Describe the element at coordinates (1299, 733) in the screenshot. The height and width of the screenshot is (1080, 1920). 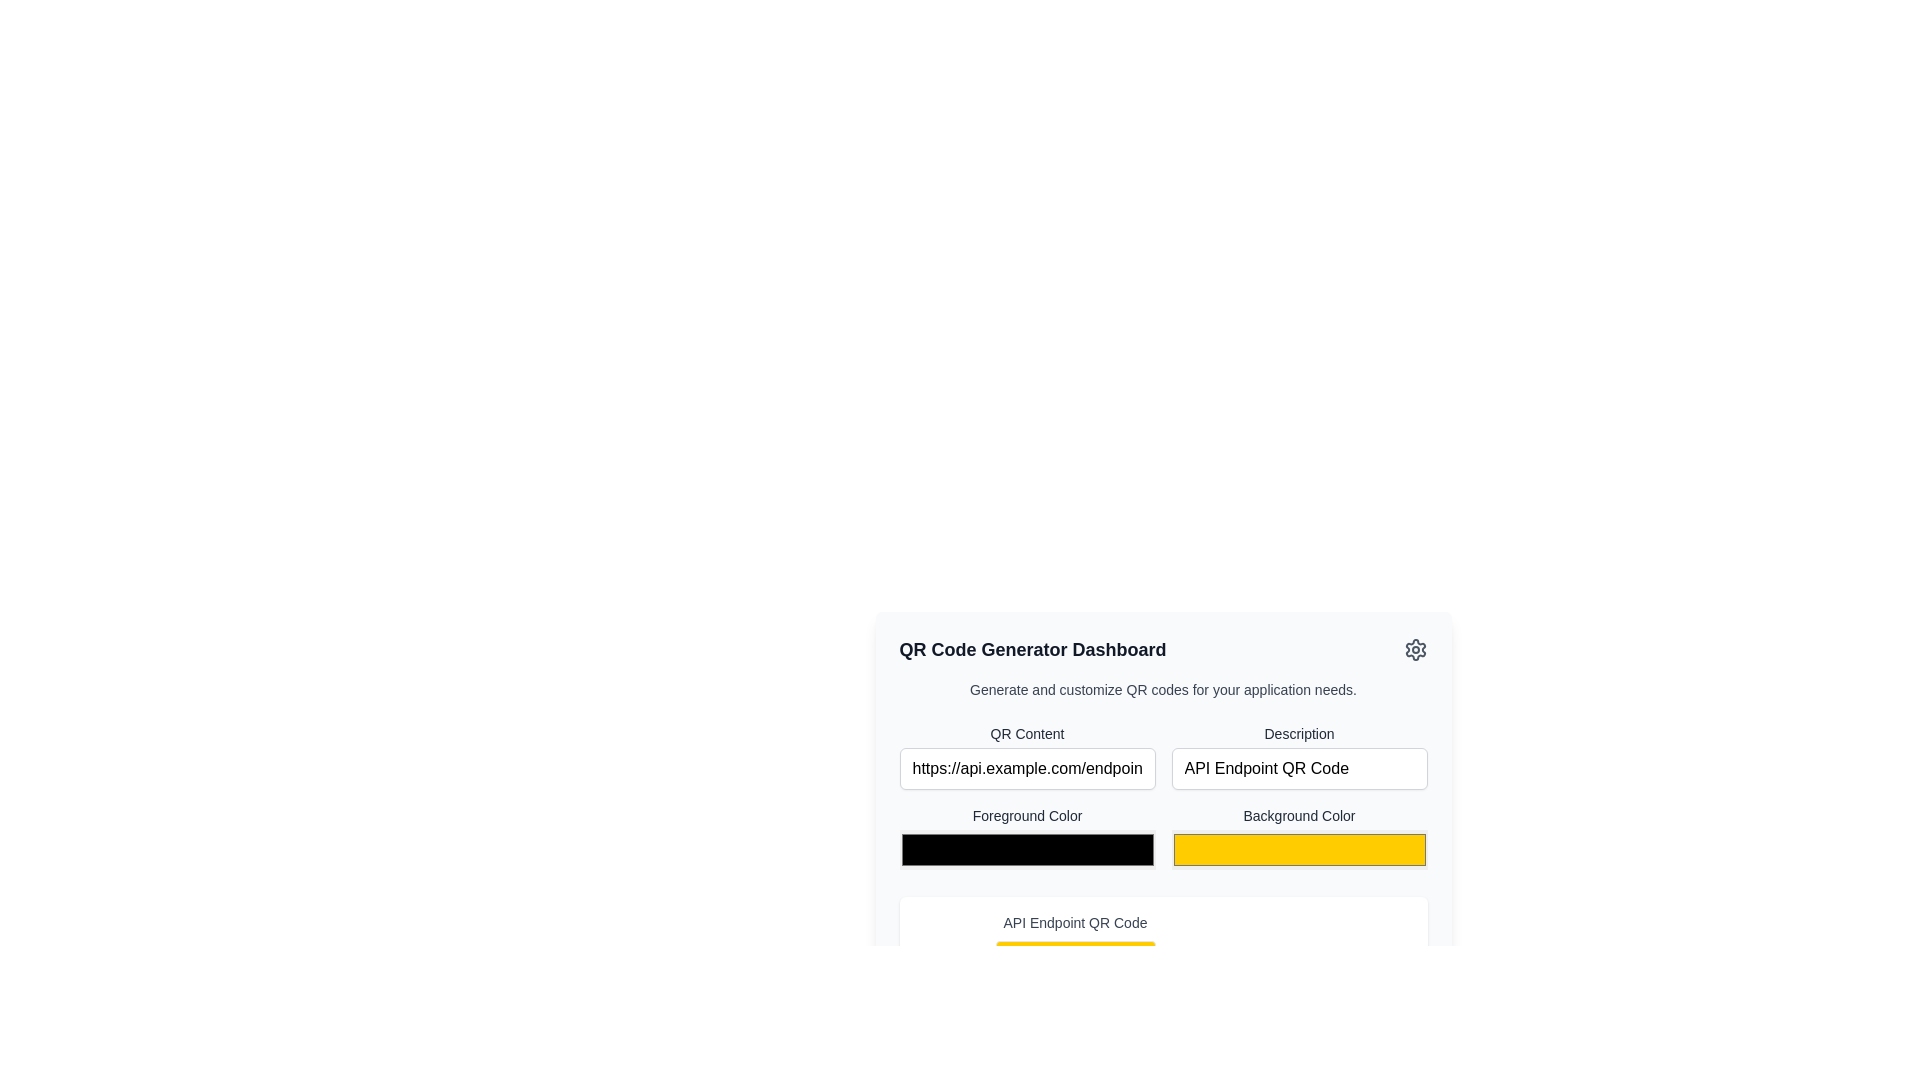
I see `the Static Label Text that reads 'Description', which is styled in medium size font and gray tone, located at the top center of a form group above the input field labeled 'API Endpoint QR Code'` at that location.